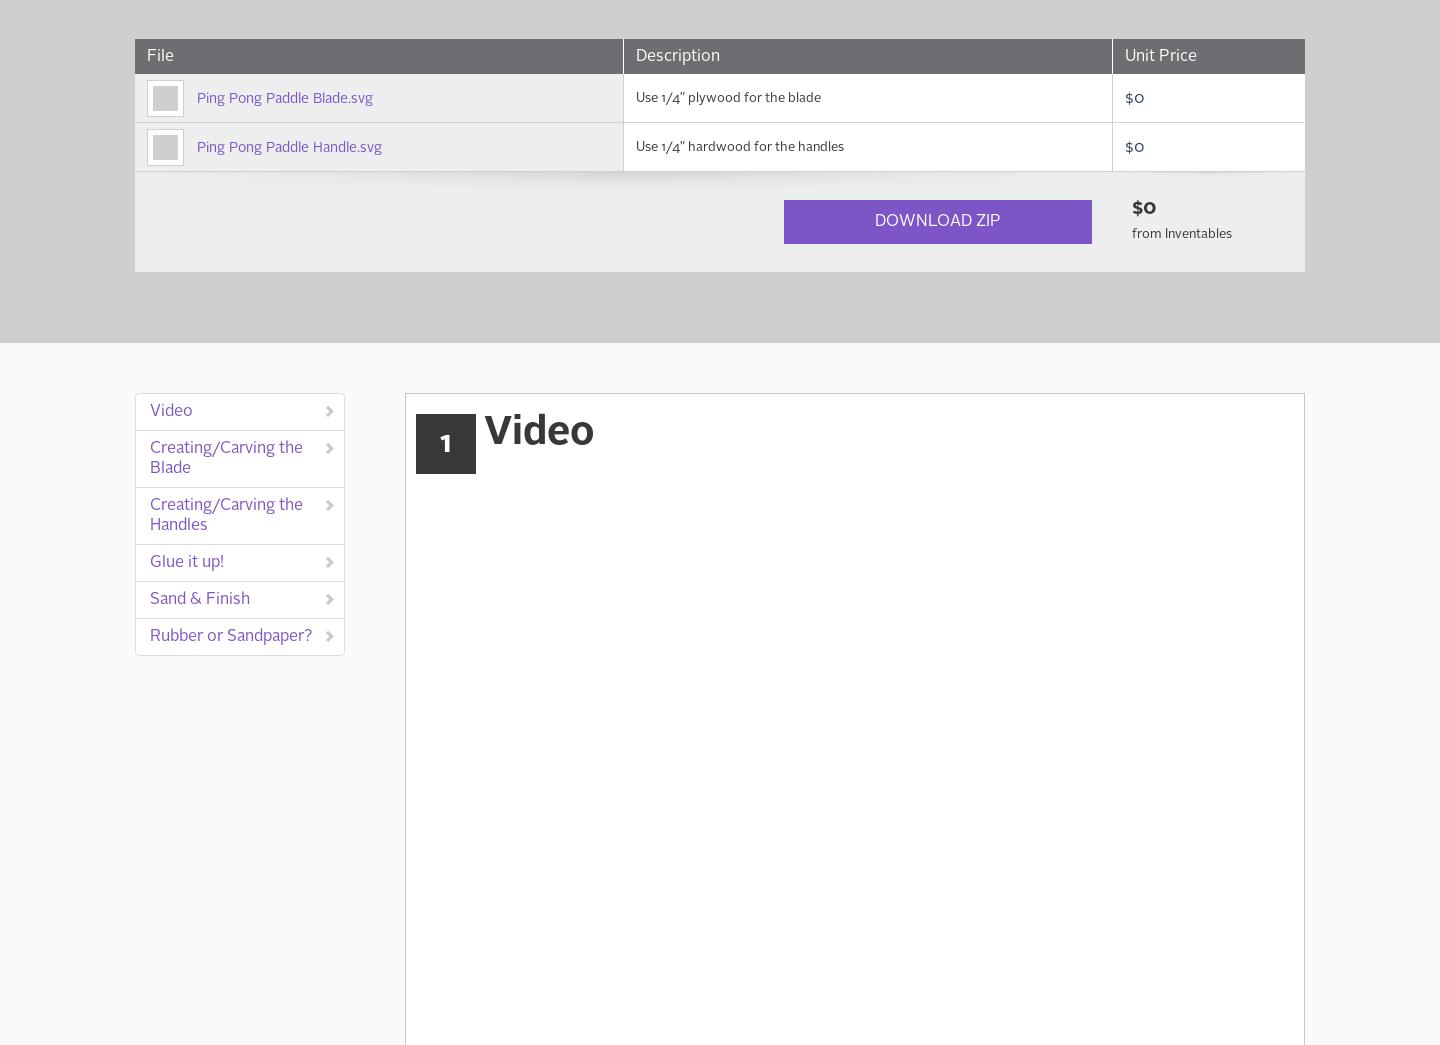 The image size is (1440, 1045). What do you see at coordinates (149, 599) in the screenshot?
I see `'Sand & Finish'` at bounding box center [149, 599].